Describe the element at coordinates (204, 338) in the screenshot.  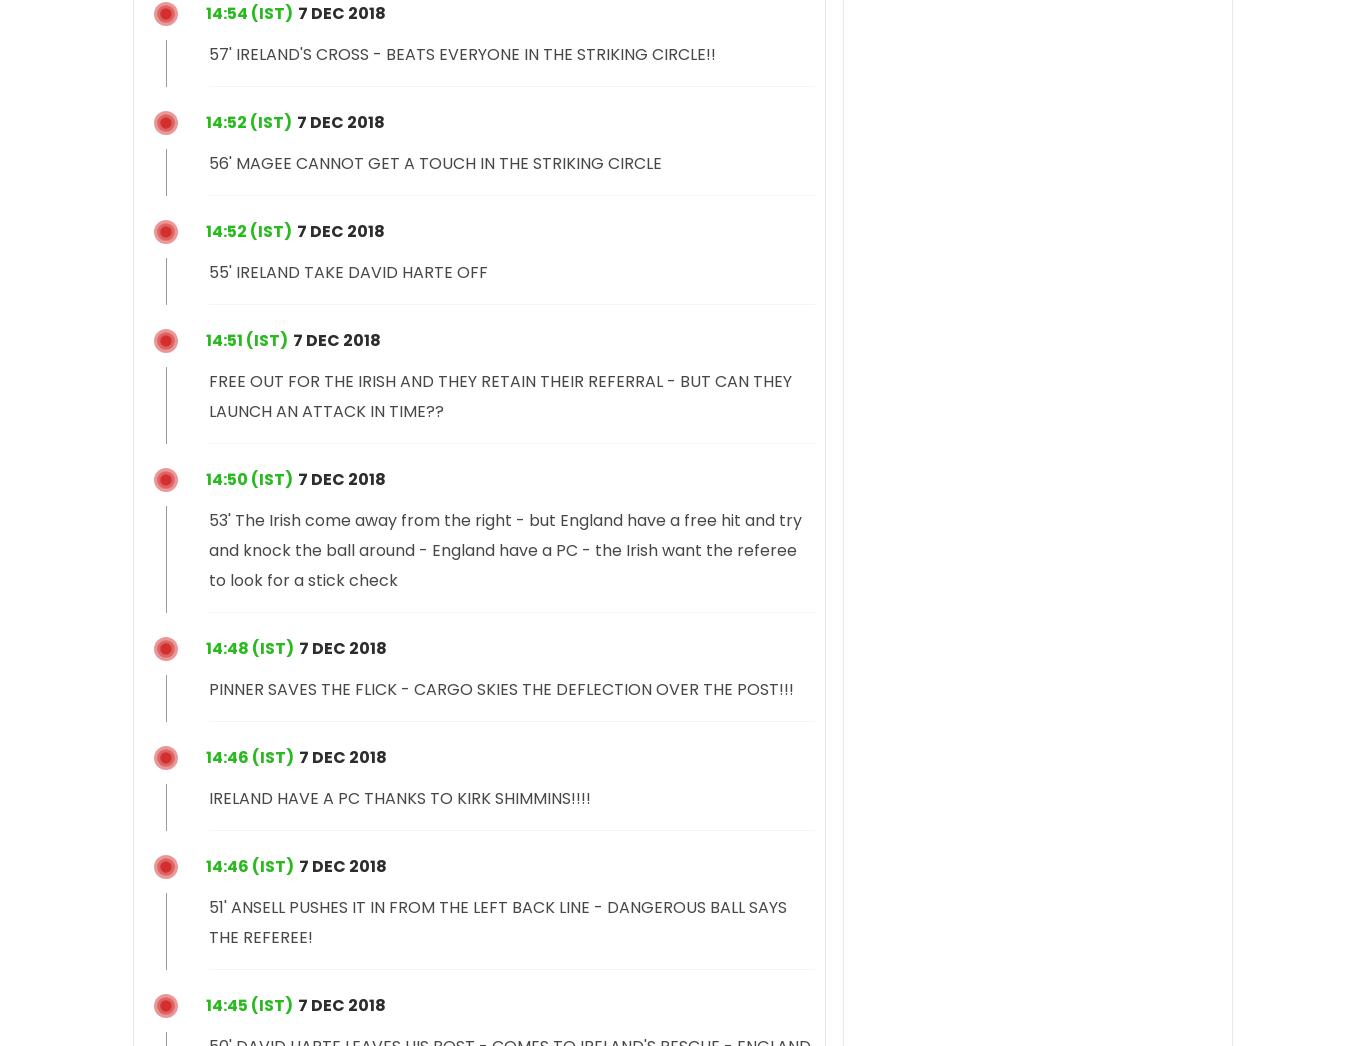
I see `'20:21 (IST)'` at that location.